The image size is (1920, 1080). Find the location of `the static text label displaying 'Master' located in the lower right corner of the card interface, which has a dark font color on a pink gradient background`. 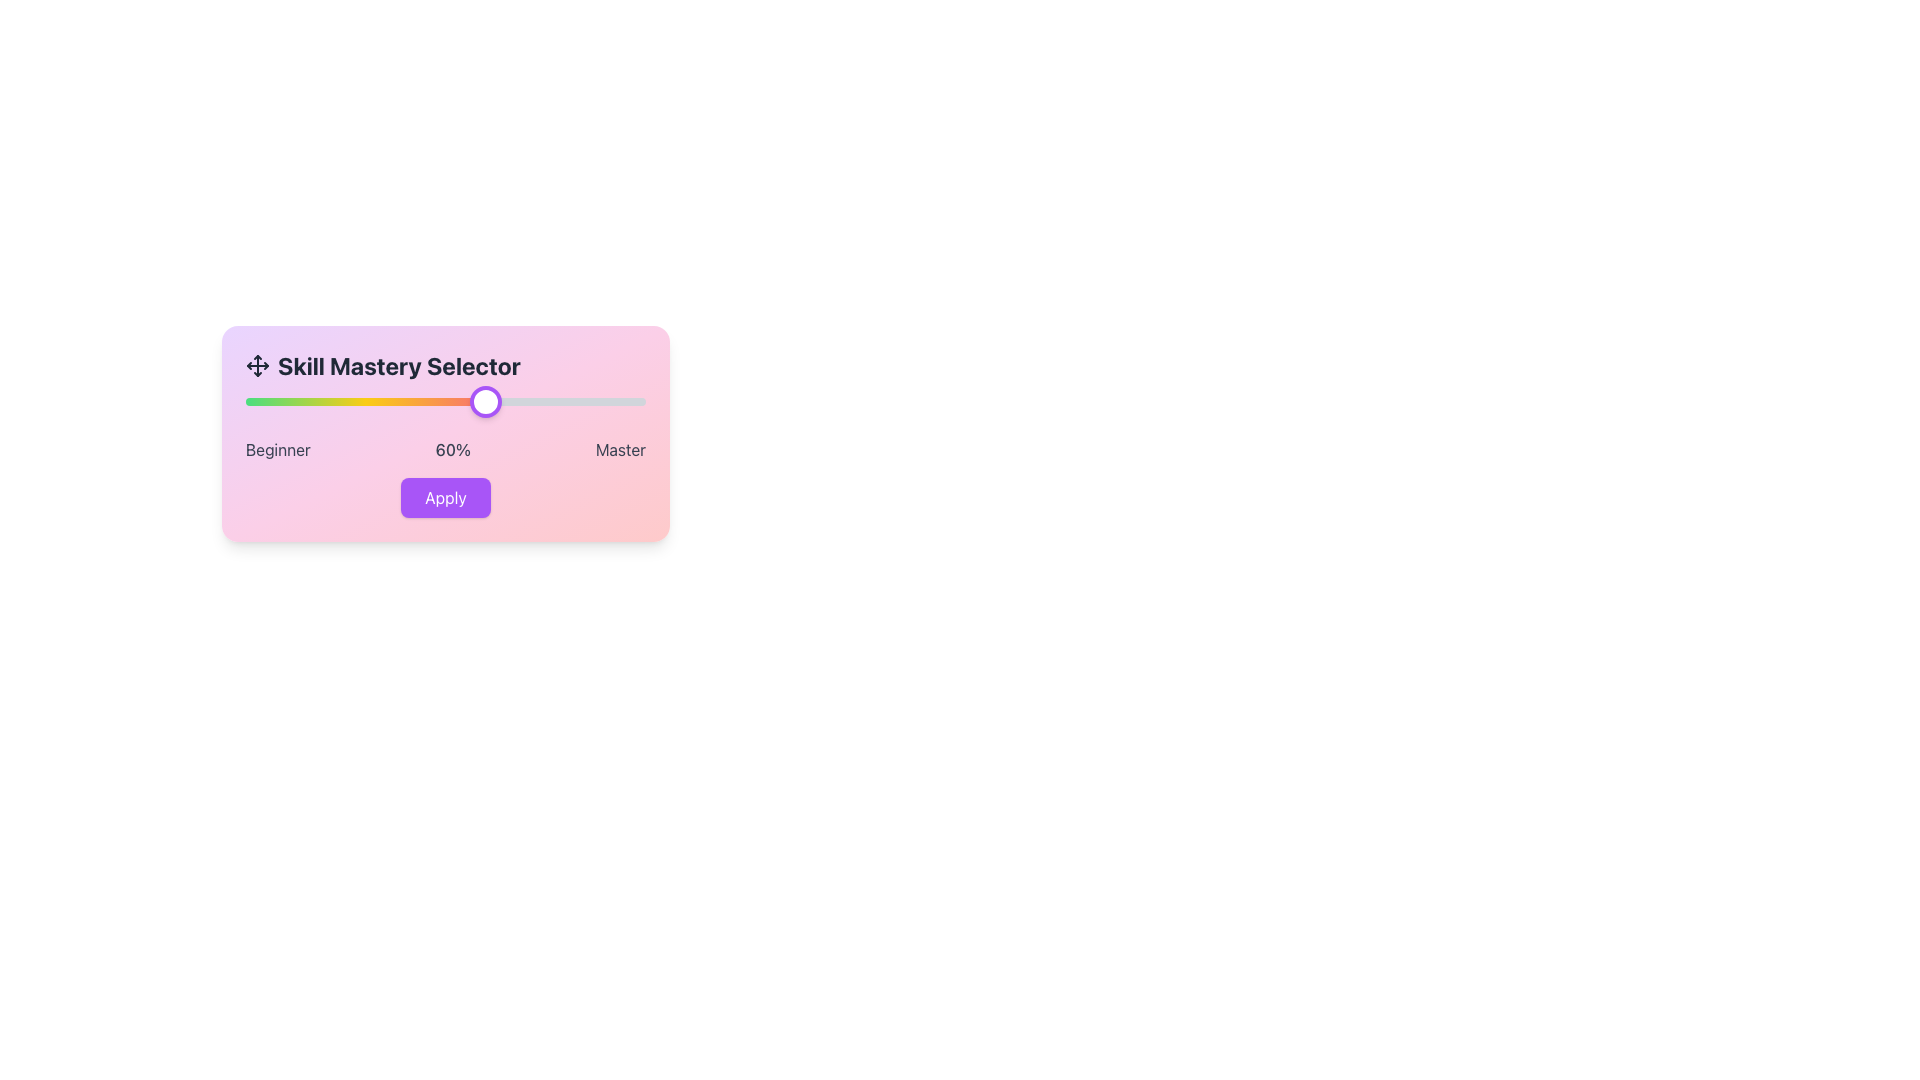

the static text label displaying 'Master' located in the lower right corner of the card interface, which has a dark font color on a pink gradient background is located at coordinates (619, 450).